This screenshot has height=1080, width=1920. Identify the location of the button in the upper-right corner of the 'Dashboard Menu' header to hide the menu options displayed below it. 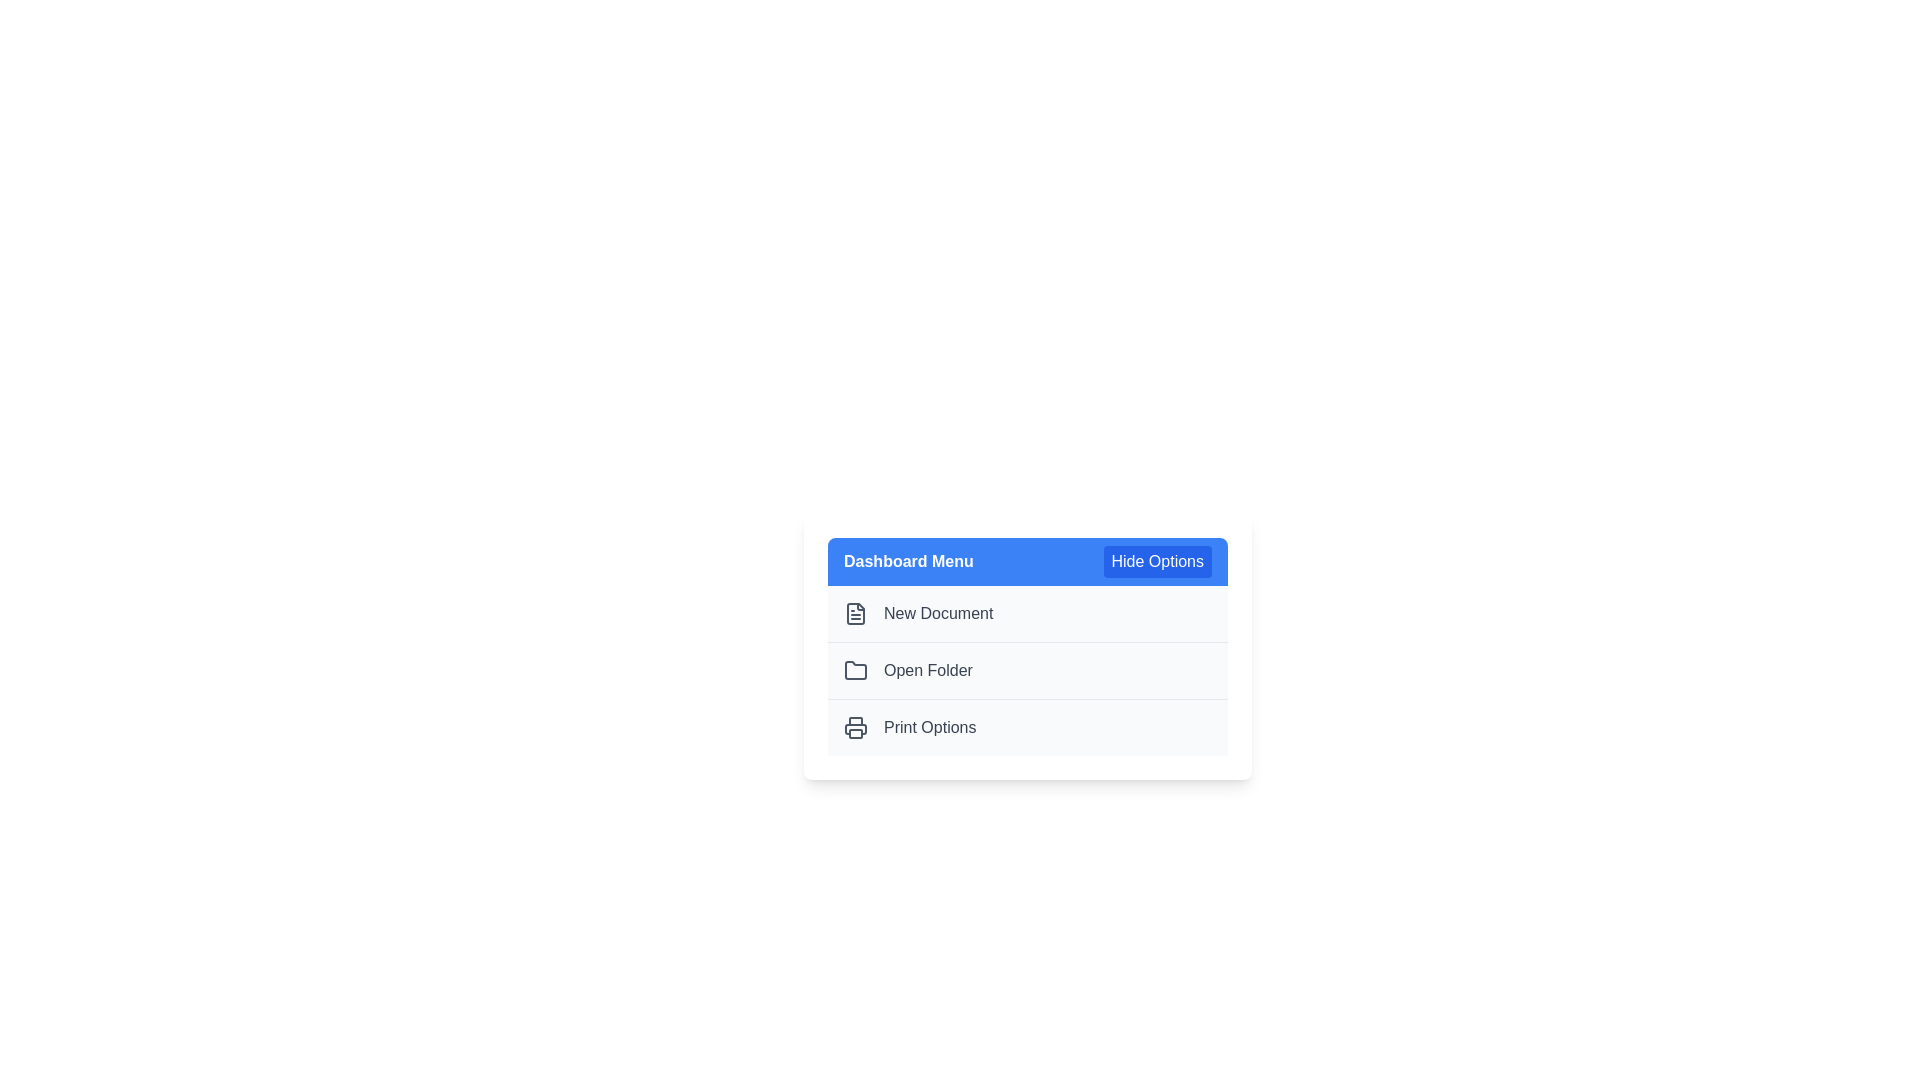
(1157, 562).